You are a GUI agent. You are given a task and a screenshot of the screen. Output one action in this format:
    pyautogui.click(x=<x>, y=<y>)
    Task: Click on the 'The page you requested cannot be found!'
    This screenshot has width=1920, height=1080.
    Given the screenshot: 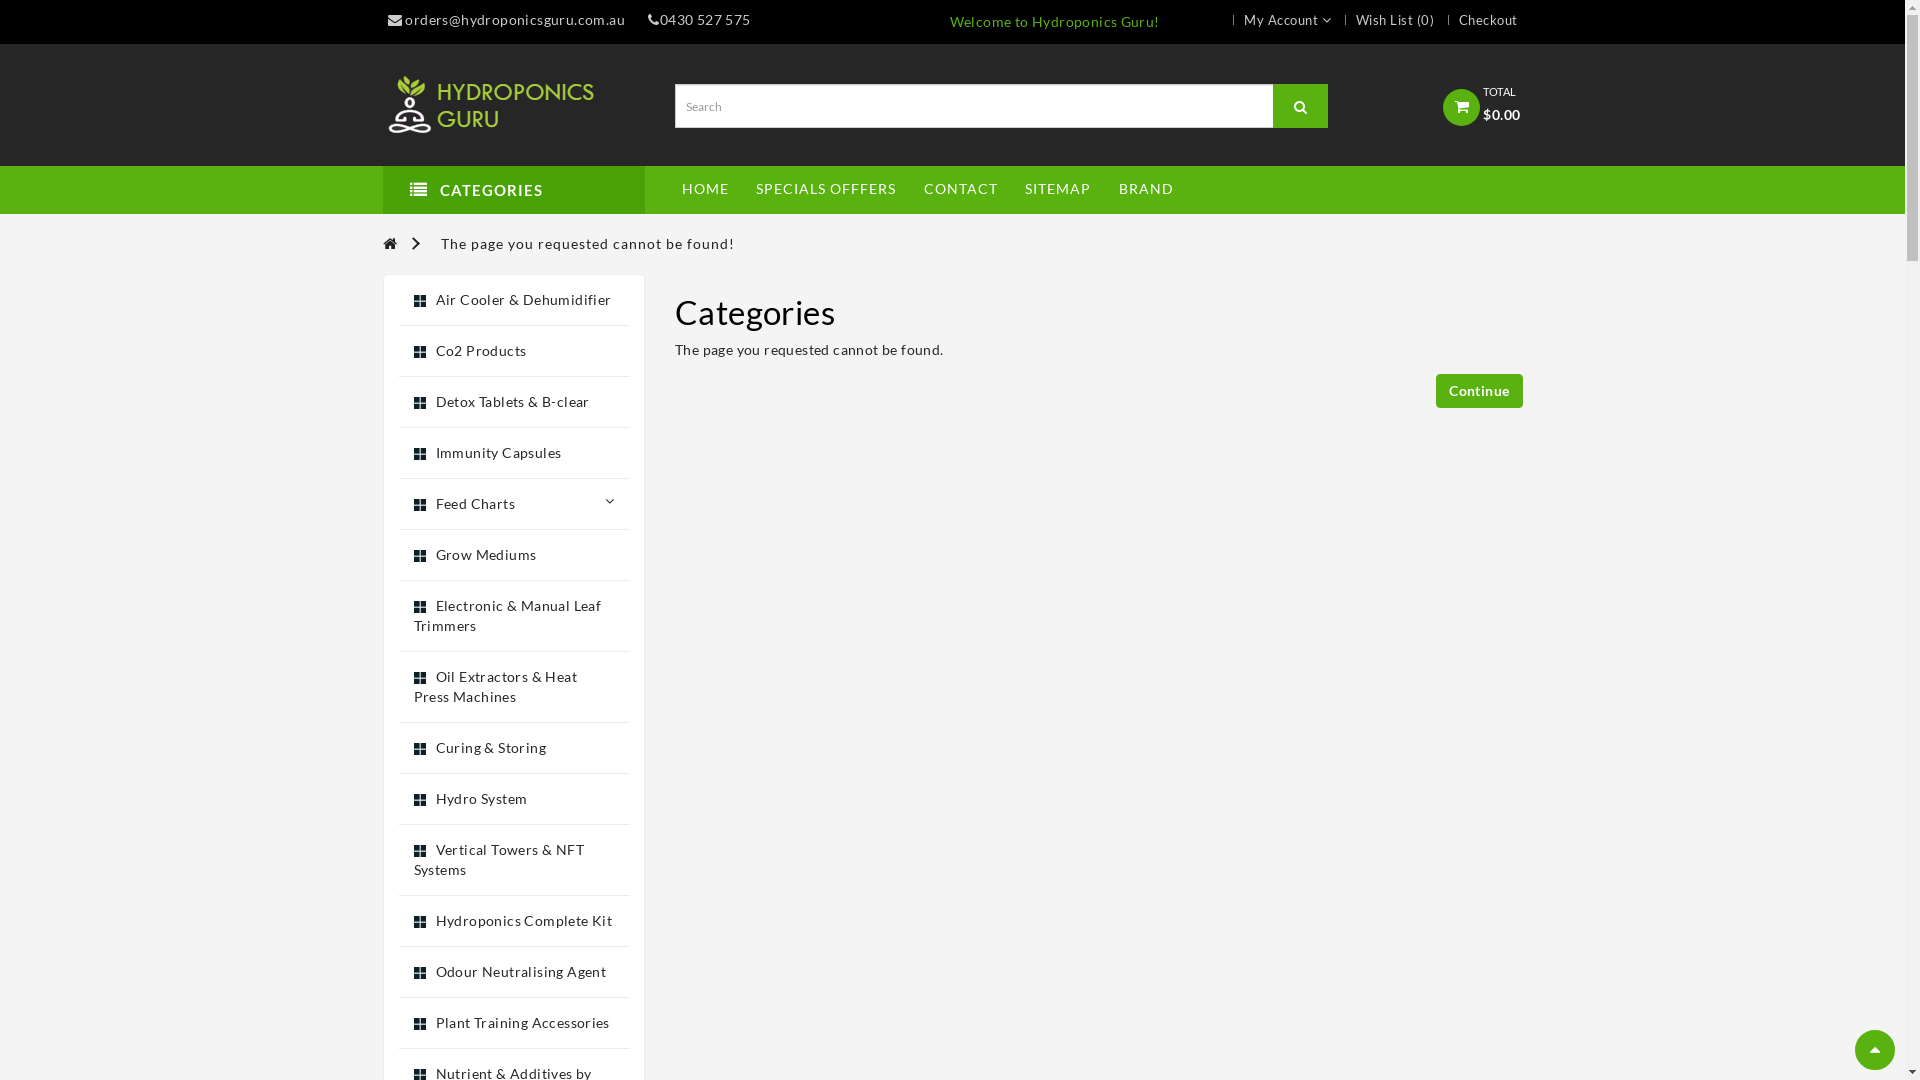 What is the action you would take?
    pyautogui.click(x=587, y=241)
    